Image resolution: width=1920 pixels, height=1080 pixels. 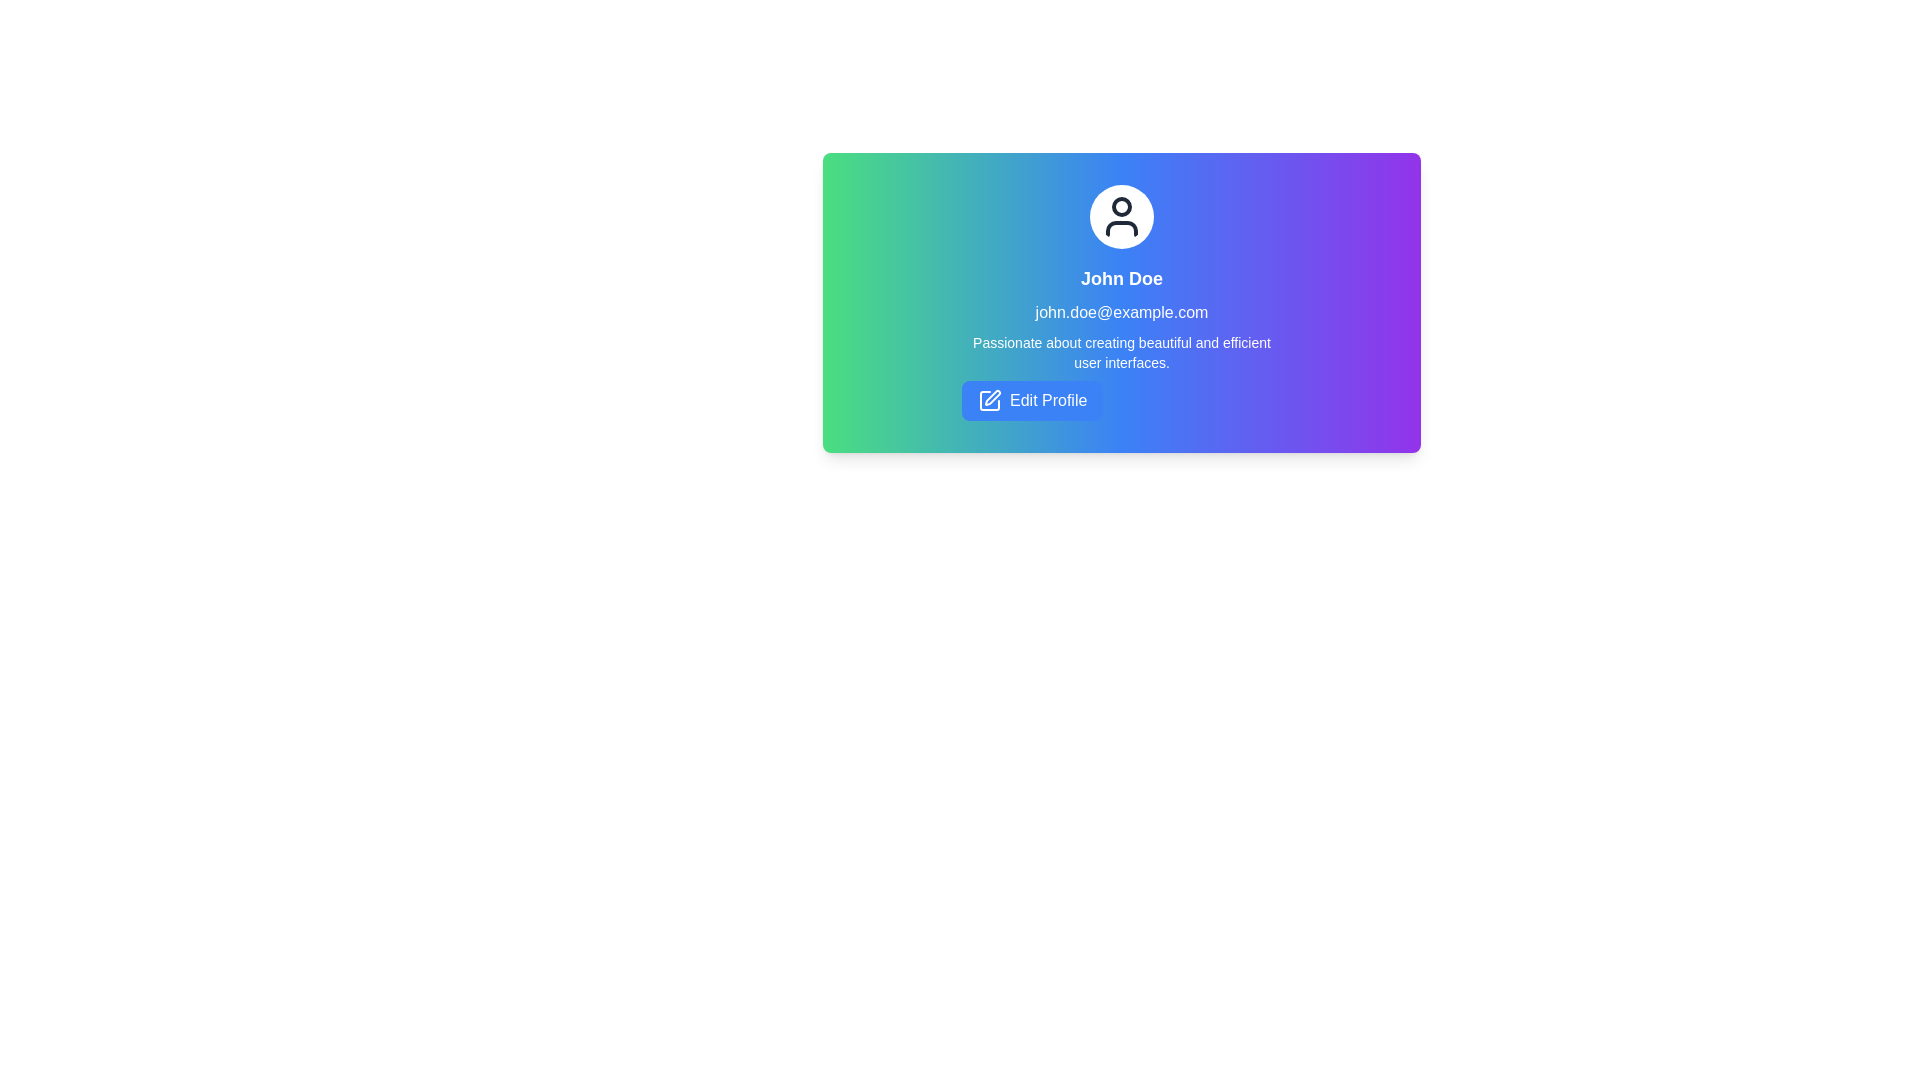 I want to click on the Circle Graphic icon, which is a circular user profile icon located at the top center of the gradient rectangular card, above the text 'John Doe' and 'john.doe@example.com', so click(x=1122, y=207).